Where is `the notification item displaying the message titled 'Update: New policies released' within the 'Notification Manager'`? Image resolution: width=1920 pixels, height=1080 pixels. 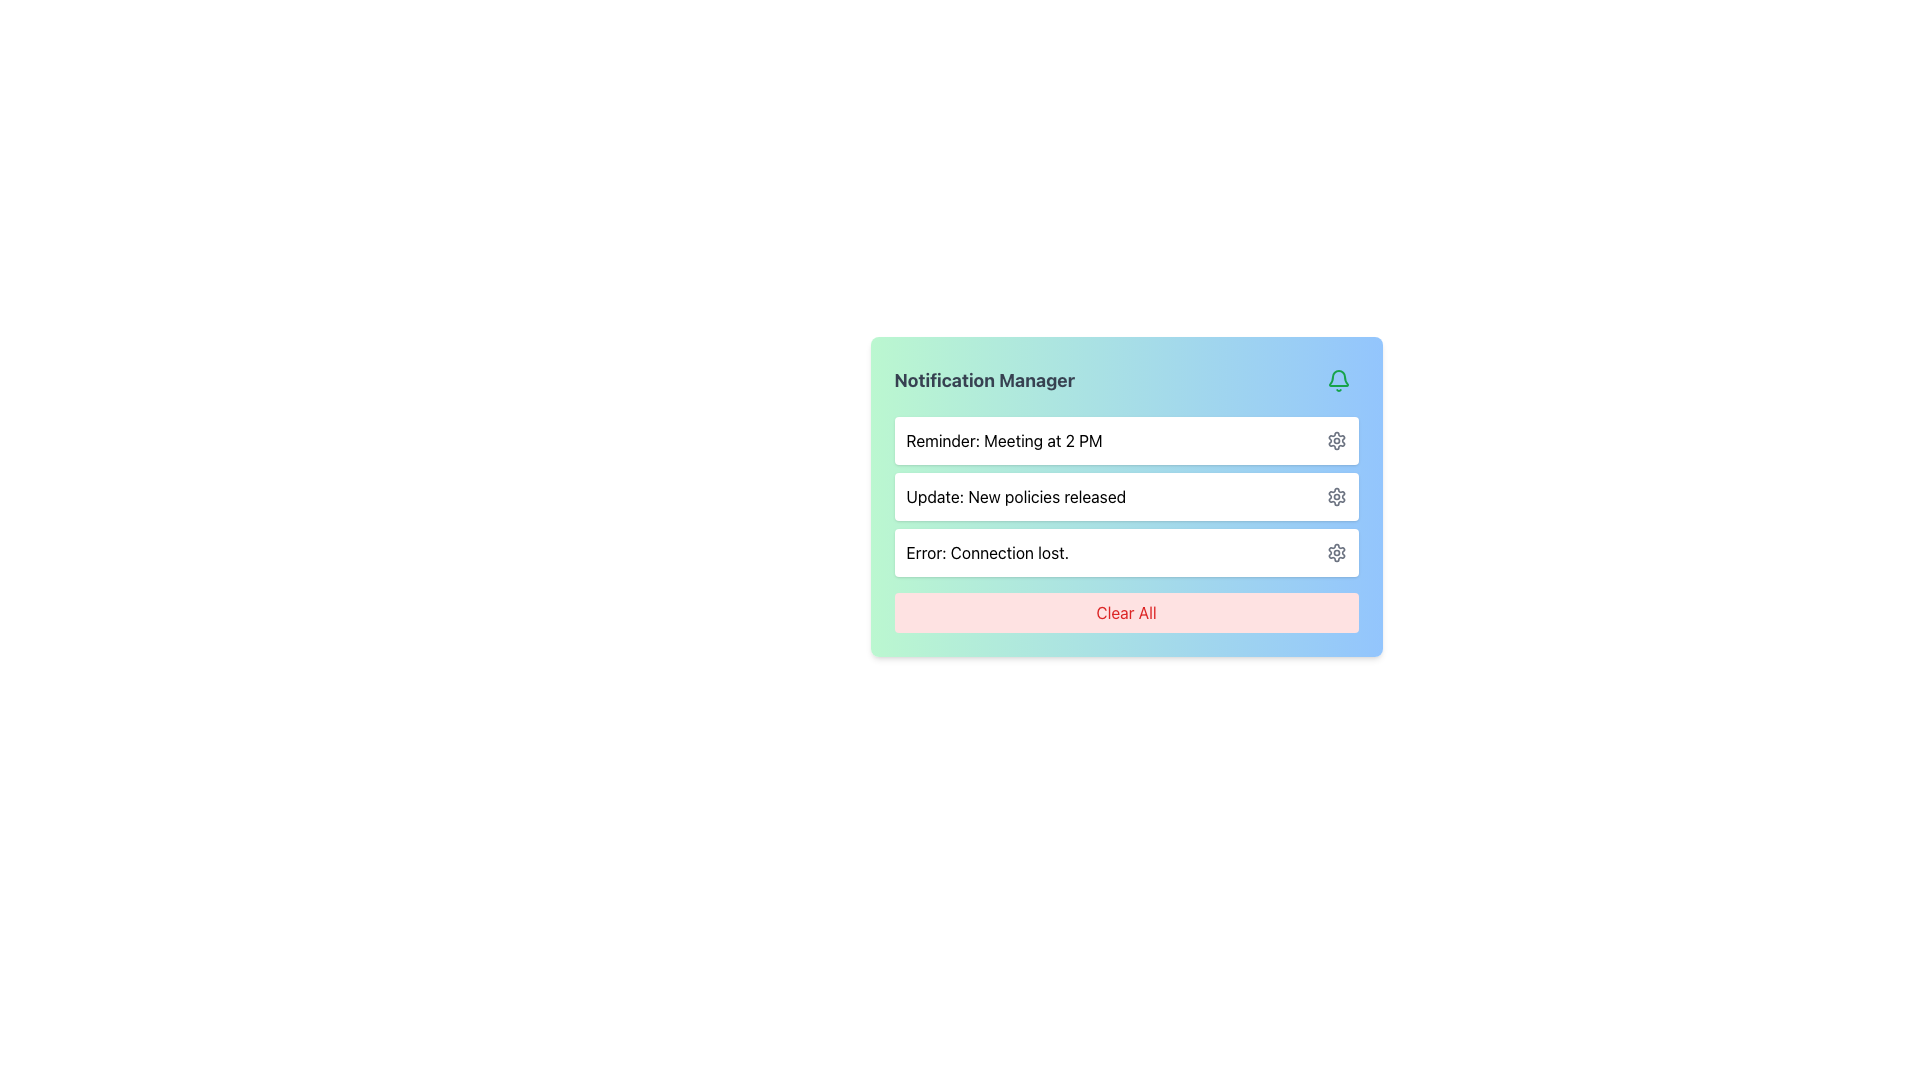 the notification item displaying the message titled 'Update: New policies released' within the 'Notification Manager' is located at coordinates (1126, 496).